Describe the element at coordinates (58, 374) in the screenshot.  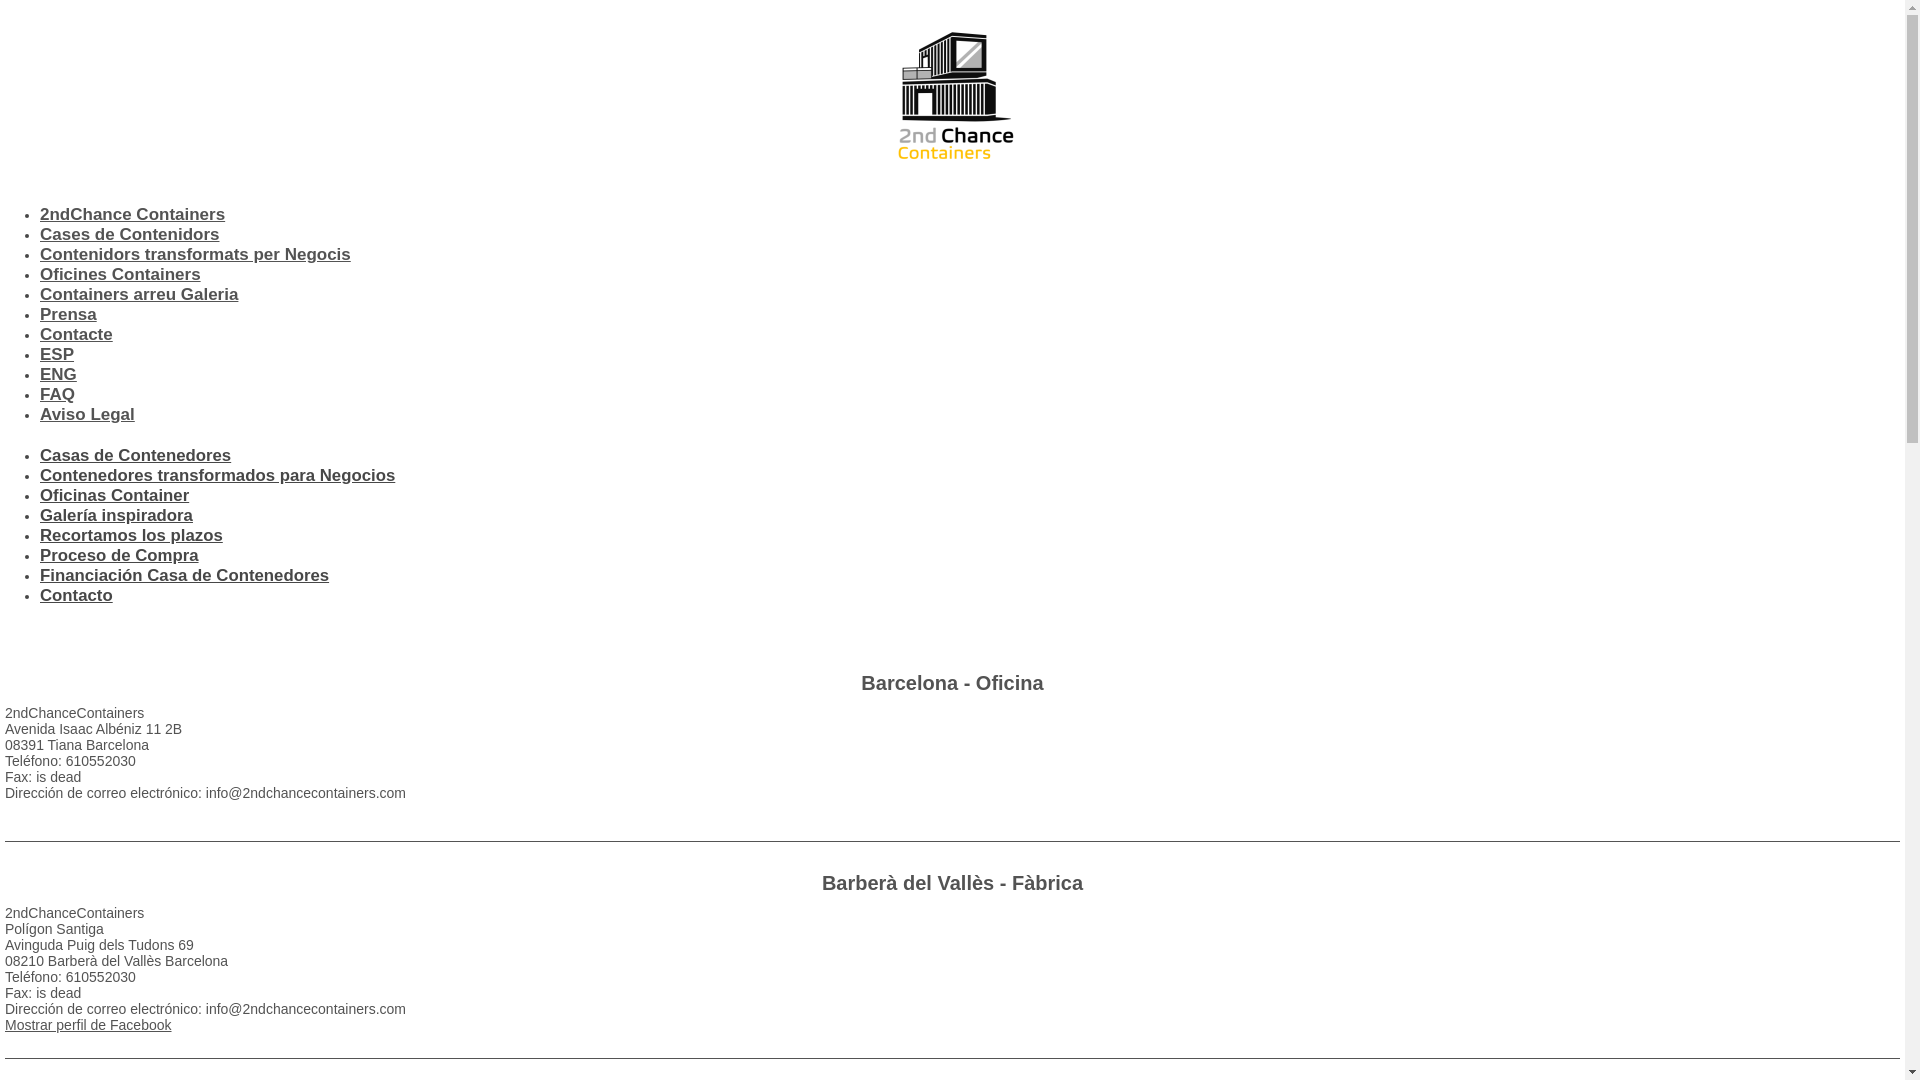
I see `'ENG'` at that location.